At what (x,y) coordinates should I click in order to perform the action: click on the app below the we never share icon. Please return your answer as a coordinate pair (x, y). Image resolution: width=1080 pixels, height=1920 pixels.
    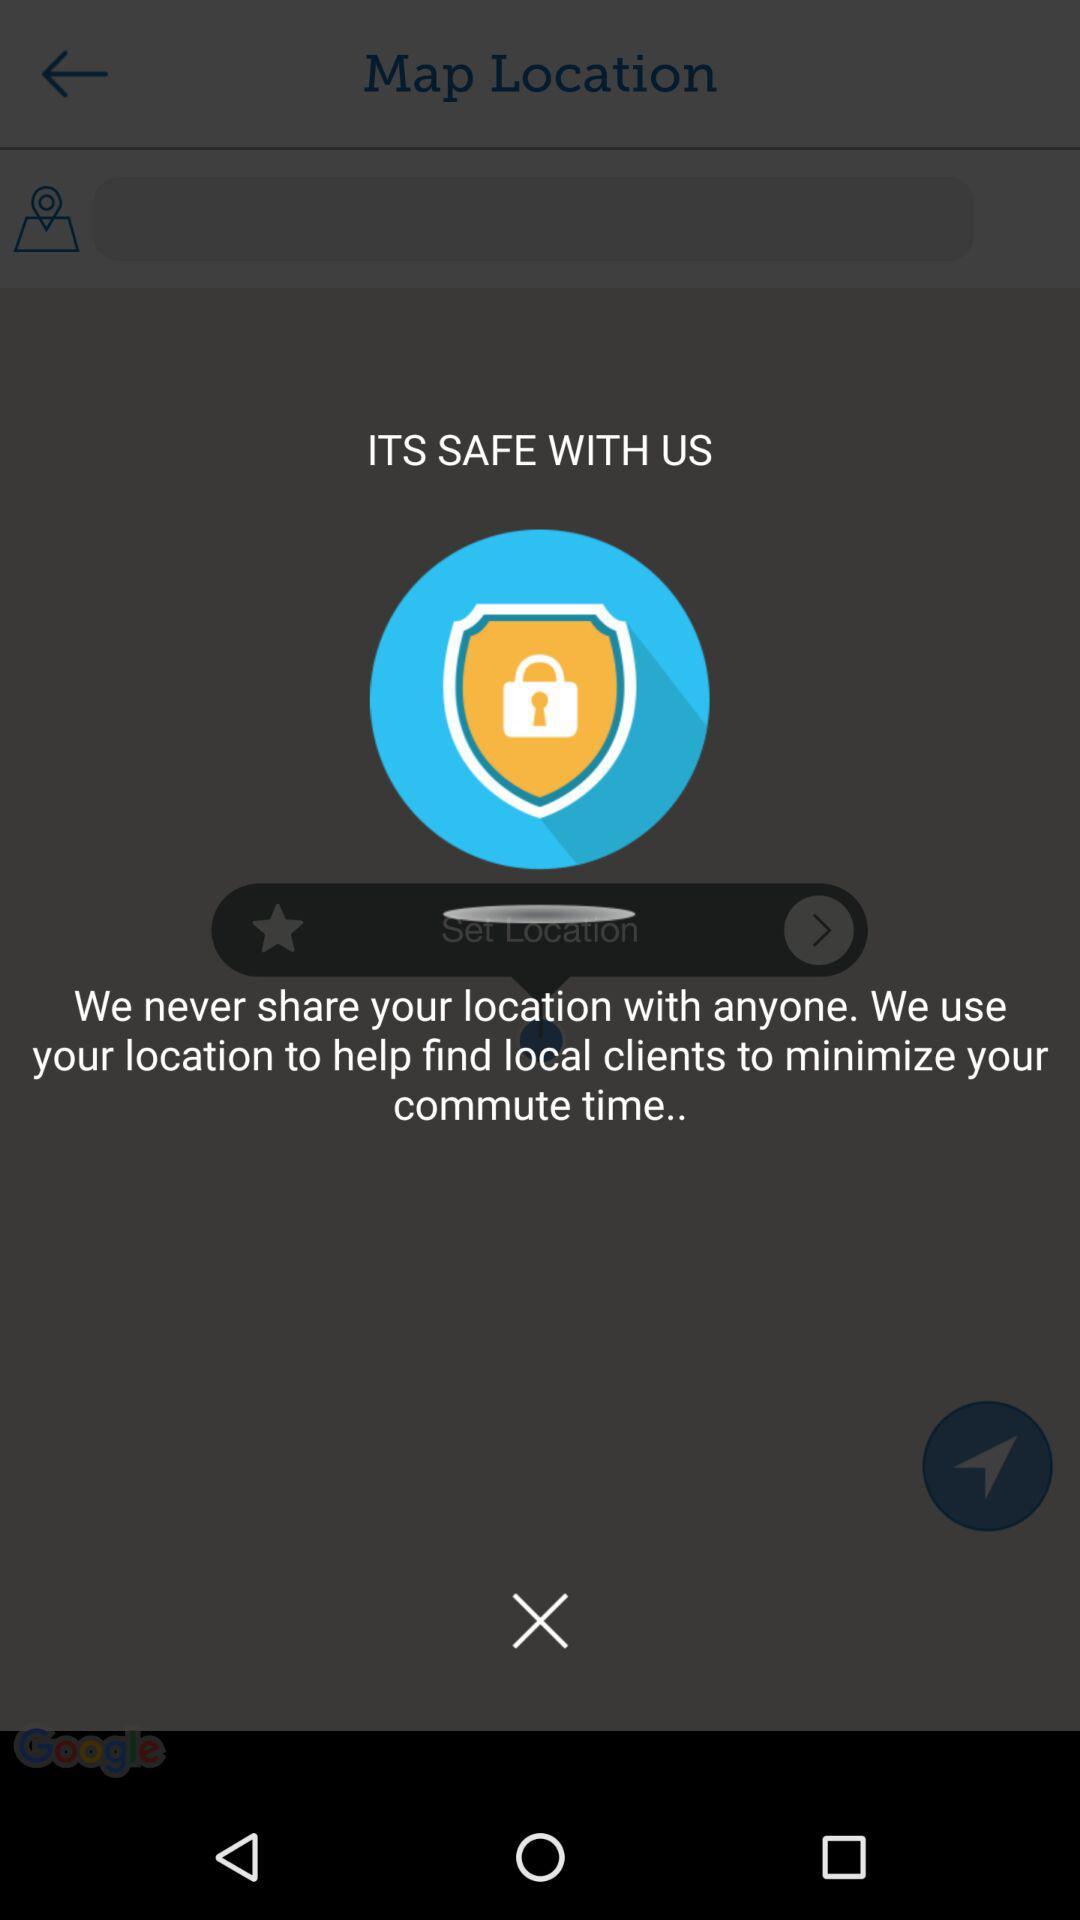
    Looking at the image, I should click on (540, 1620).